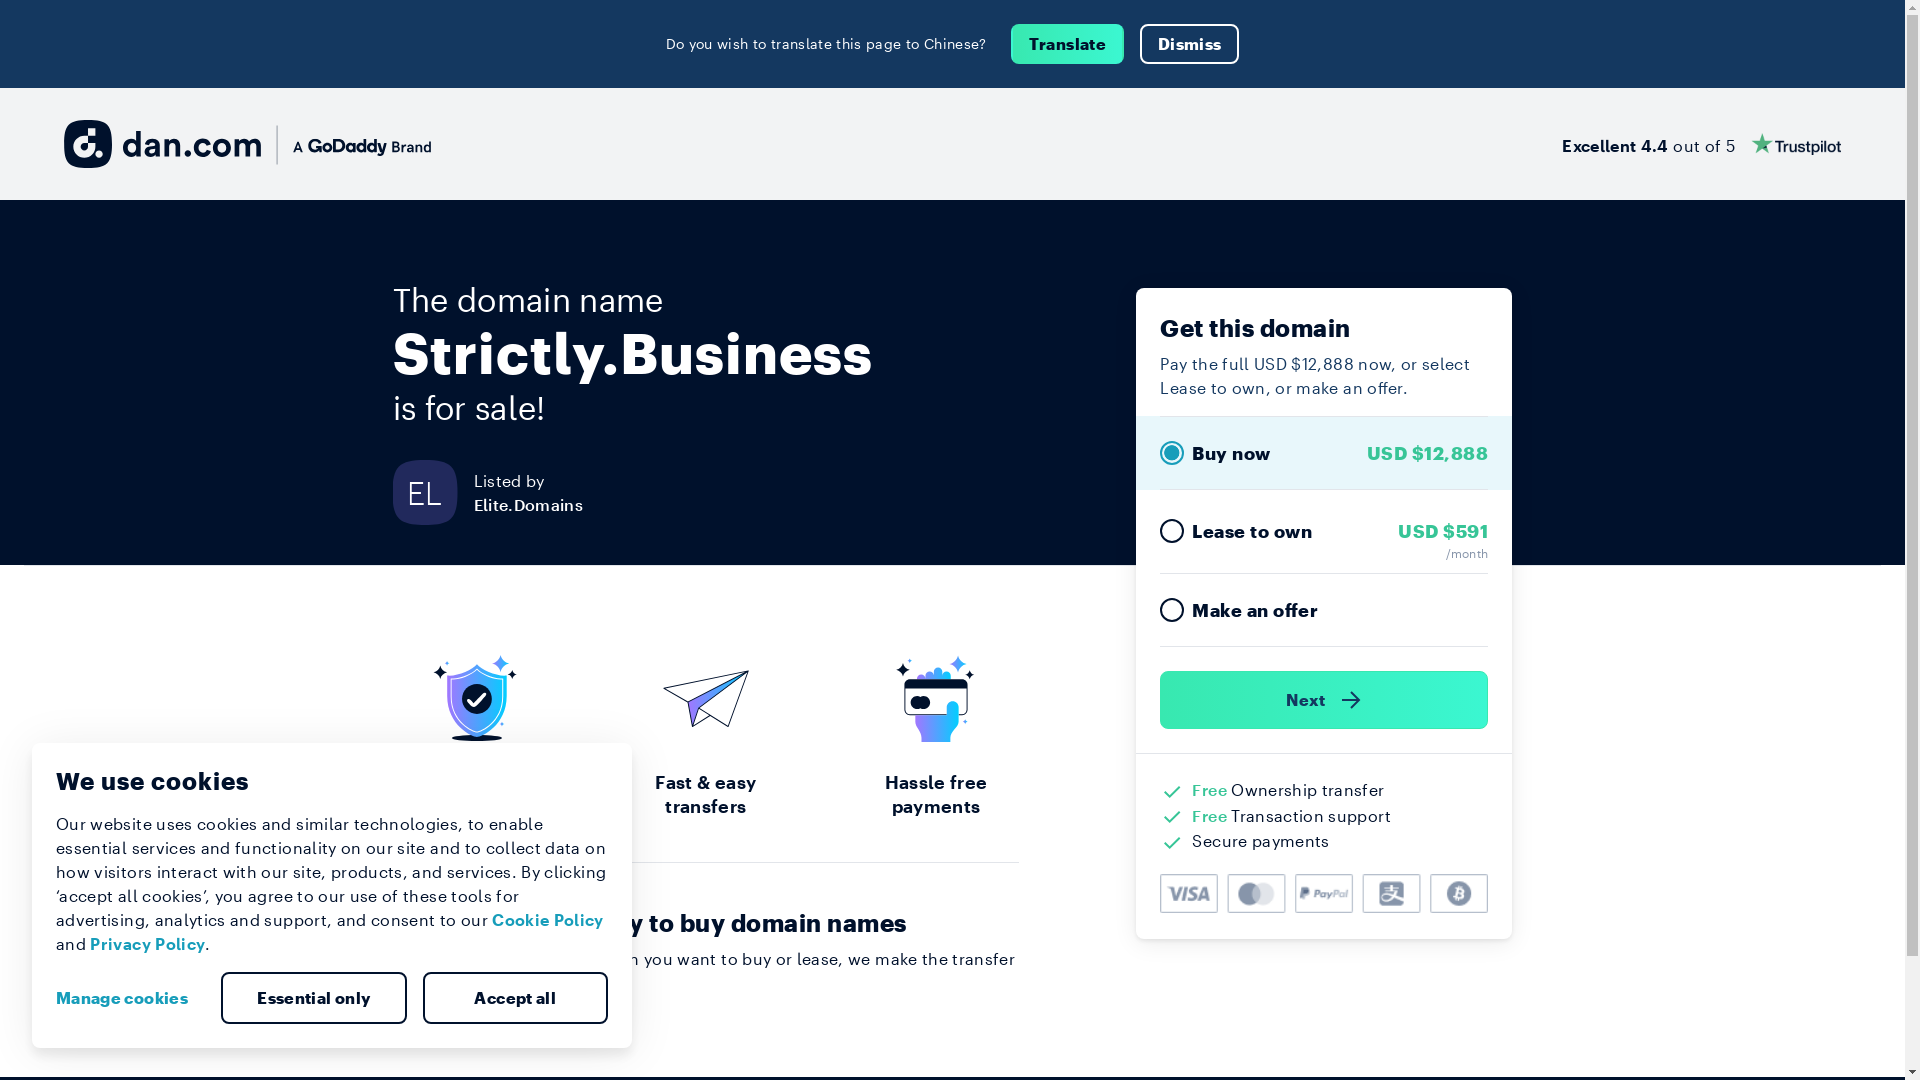 The height and width of the screenshot is (1080, 1920). Describe the element at coordinates (547, 919) in the screenshot. I see `'Cookie Policy'` at that location.